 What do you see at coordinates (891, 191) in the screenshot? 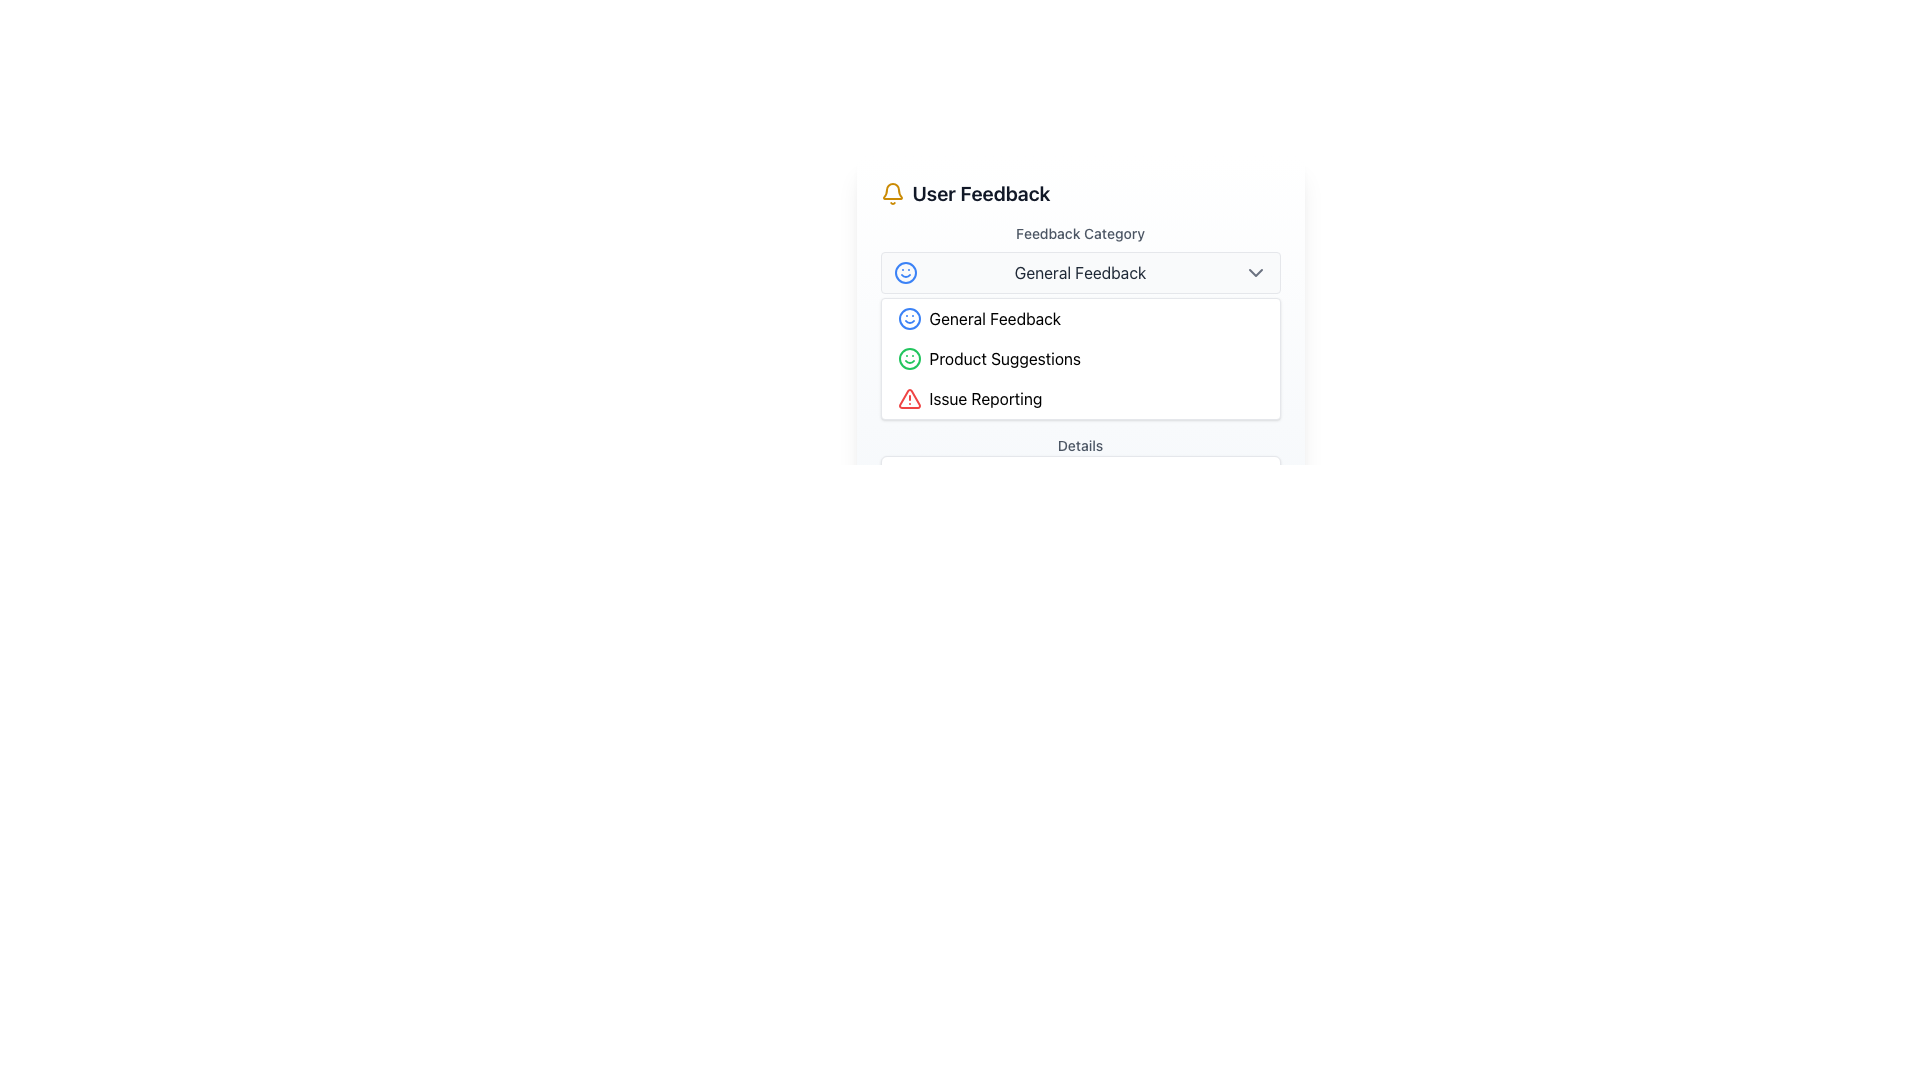
I see `the notification icon located near the top left section of the interface, above the 'User Feedback' title` at bounding box center [891, 191].